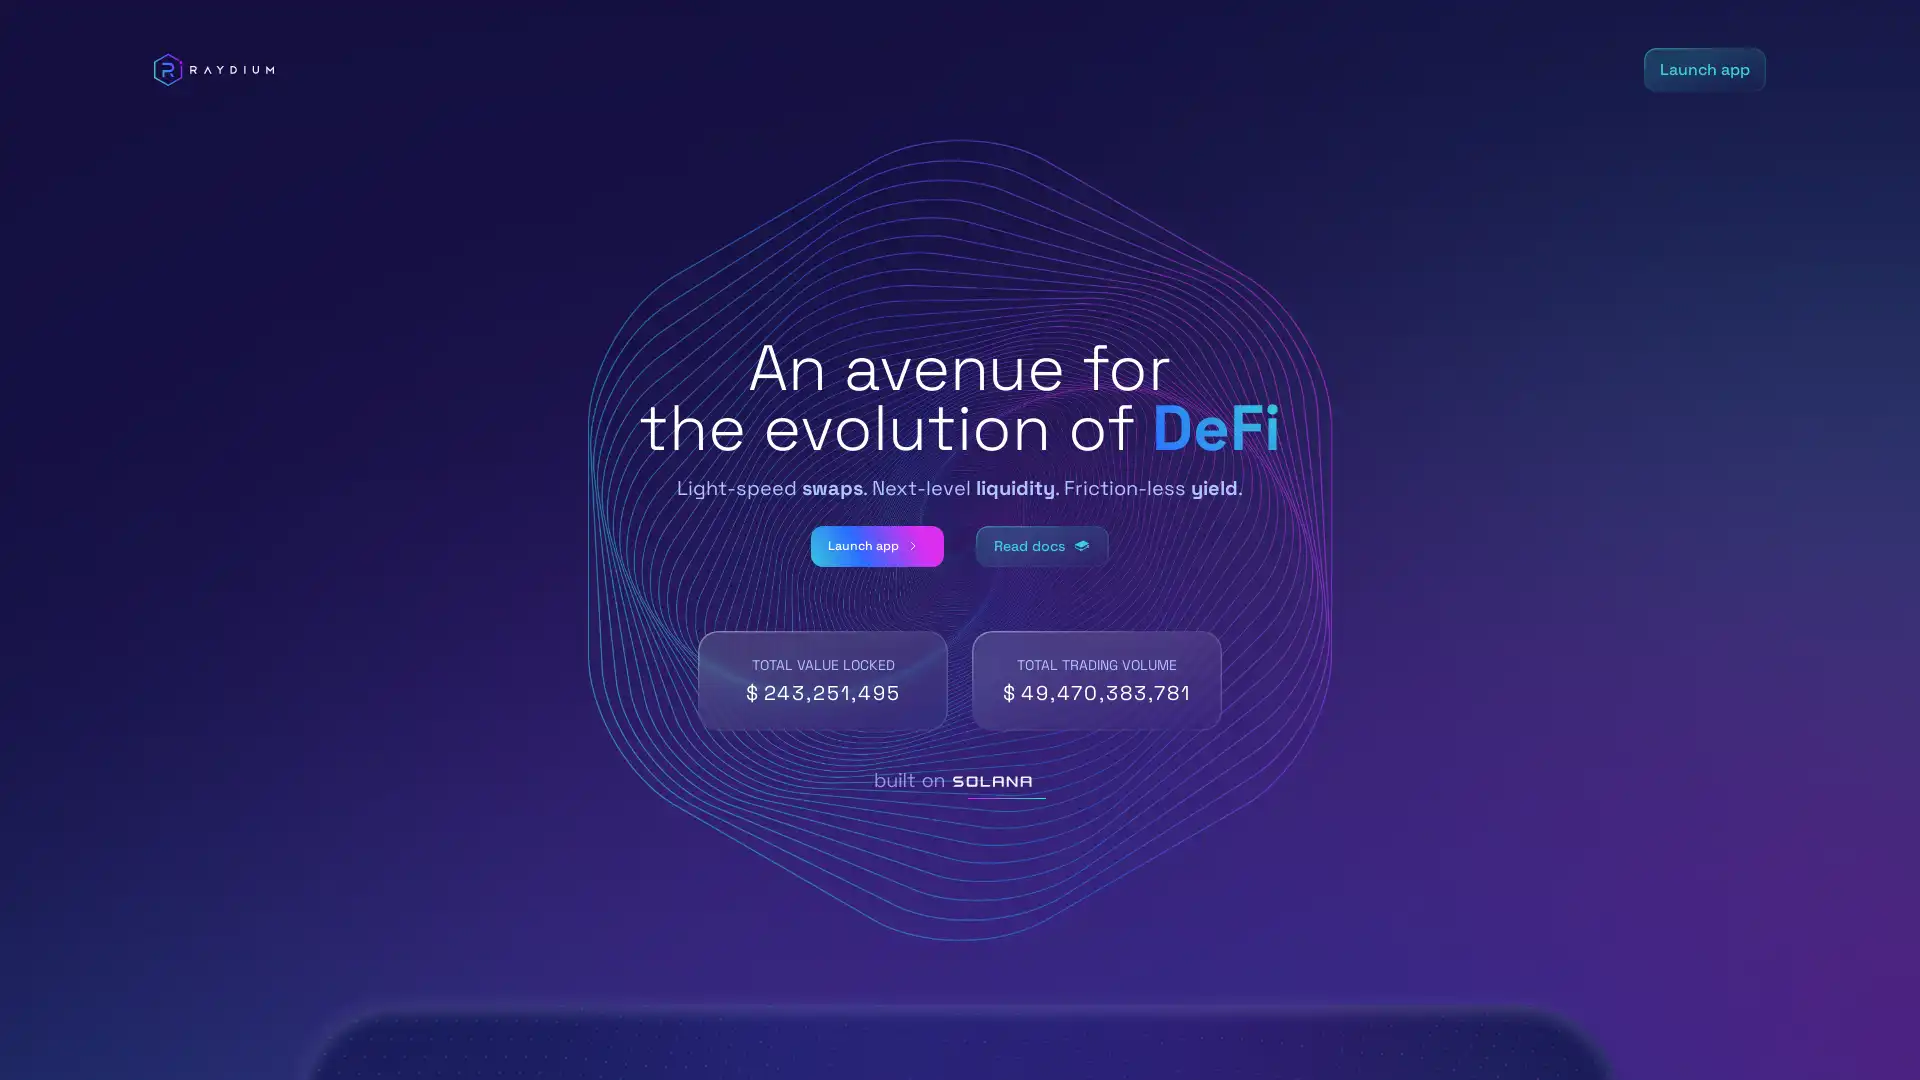 The image size is (1920, 1080). I want to click on Launch app, so click(868, 546).